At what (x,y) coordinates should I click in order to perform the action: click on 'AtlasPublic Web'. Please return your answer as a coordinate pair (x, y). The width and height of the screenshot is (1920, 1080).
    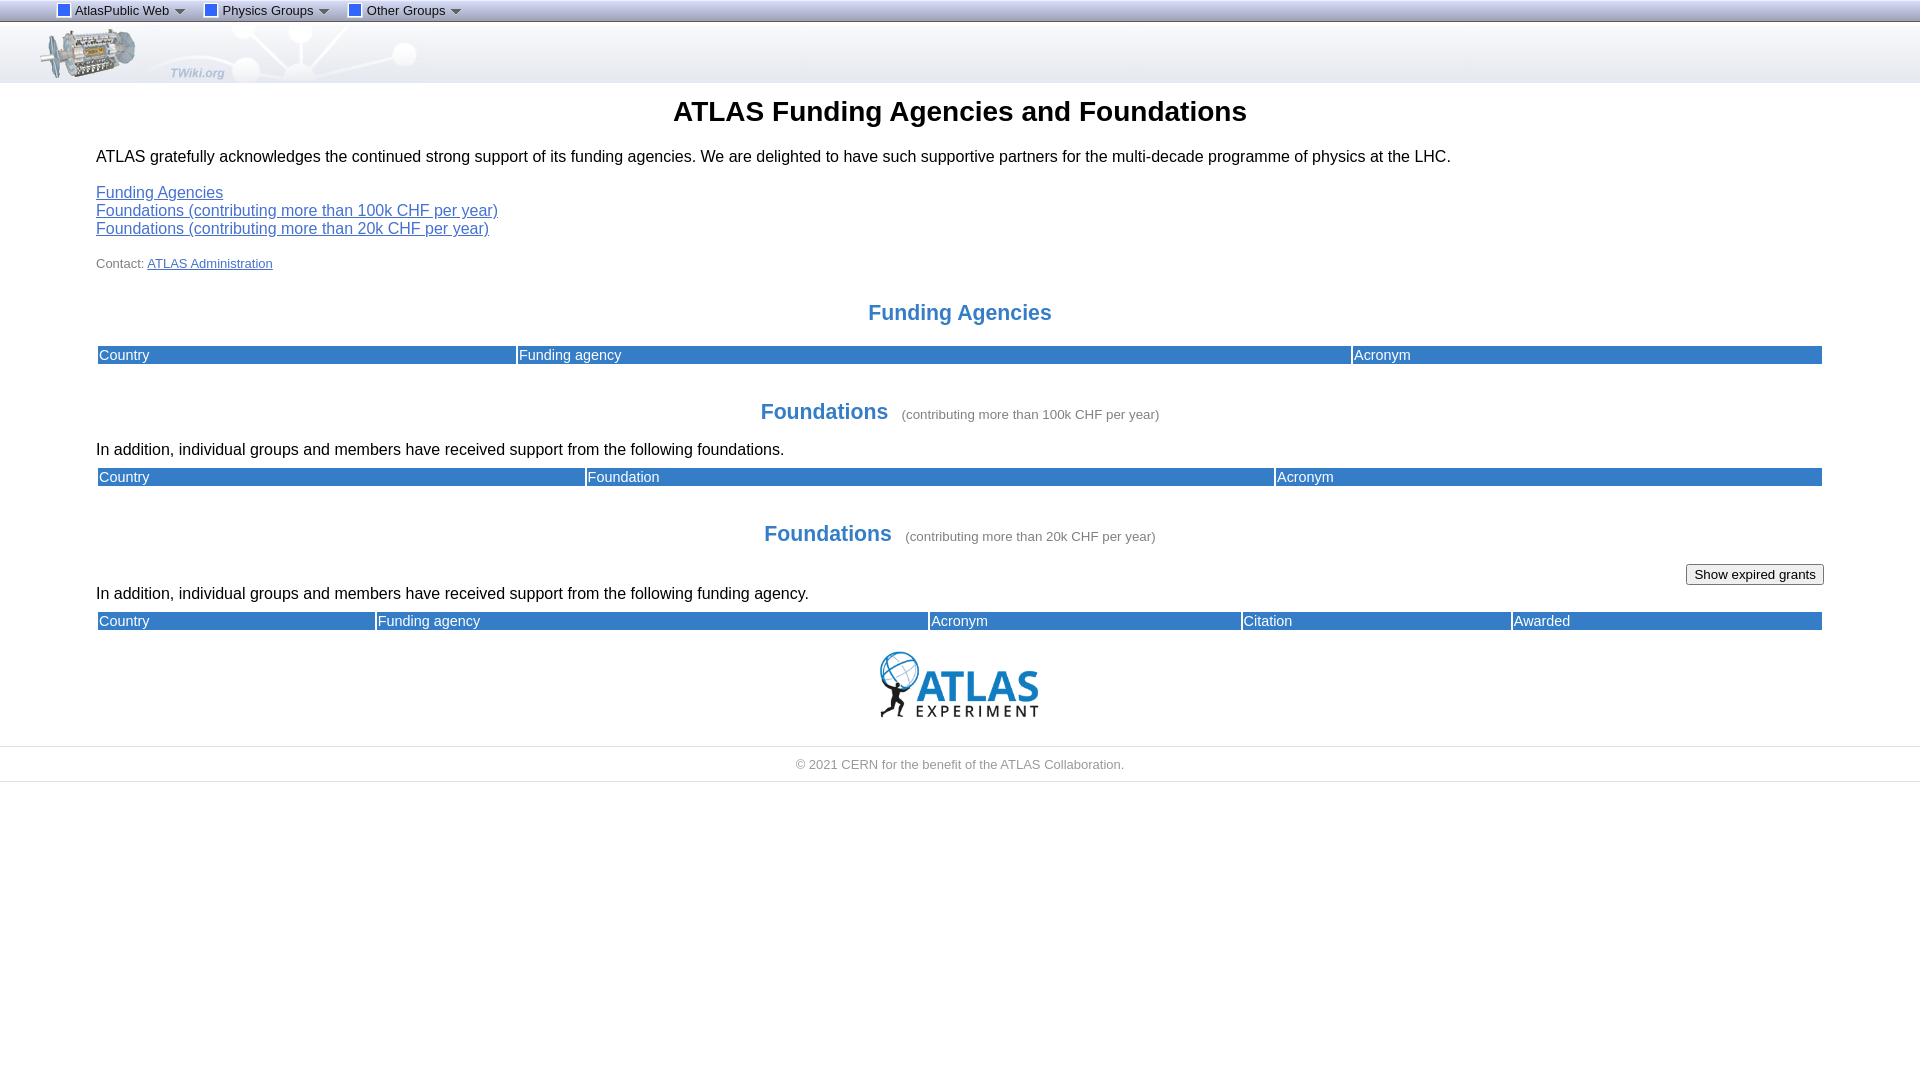
    Looking at the image, I should click on (48, 10).